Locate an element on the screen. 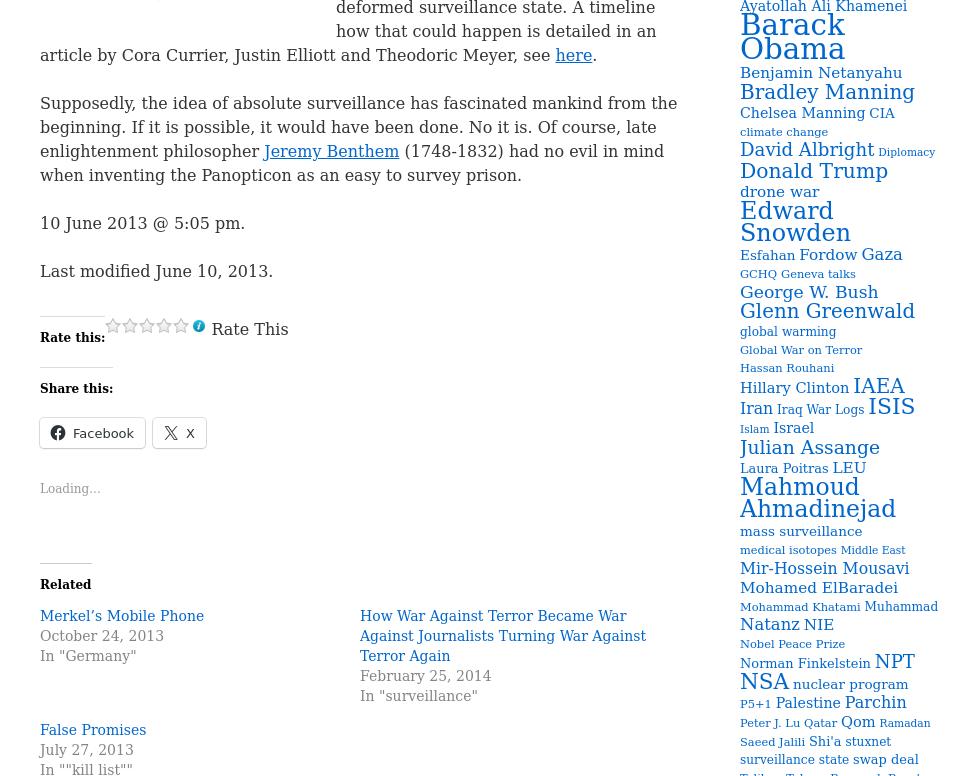 This screenshot has width=980, height=776. 'Peter J. Lu' is located at coordinates (739, 722).